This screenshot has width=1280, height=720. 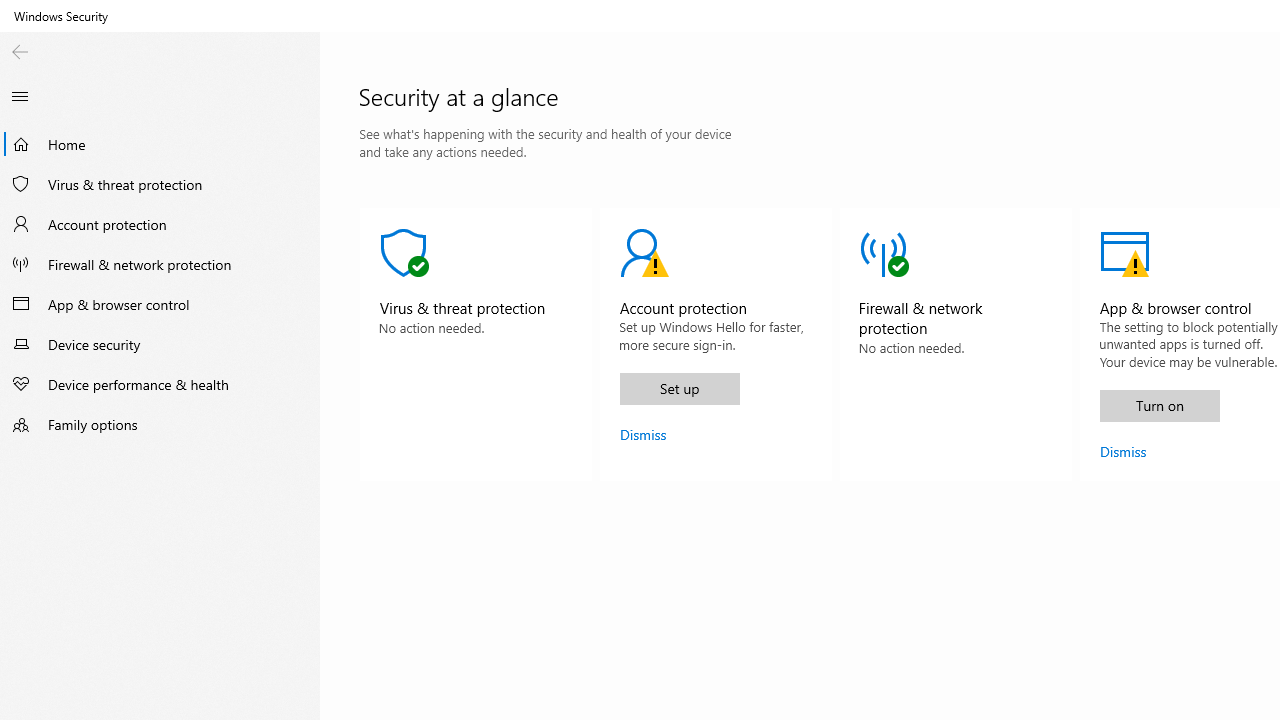 I want to click on 'Windows Hello set up', so click(x=679, y=388).